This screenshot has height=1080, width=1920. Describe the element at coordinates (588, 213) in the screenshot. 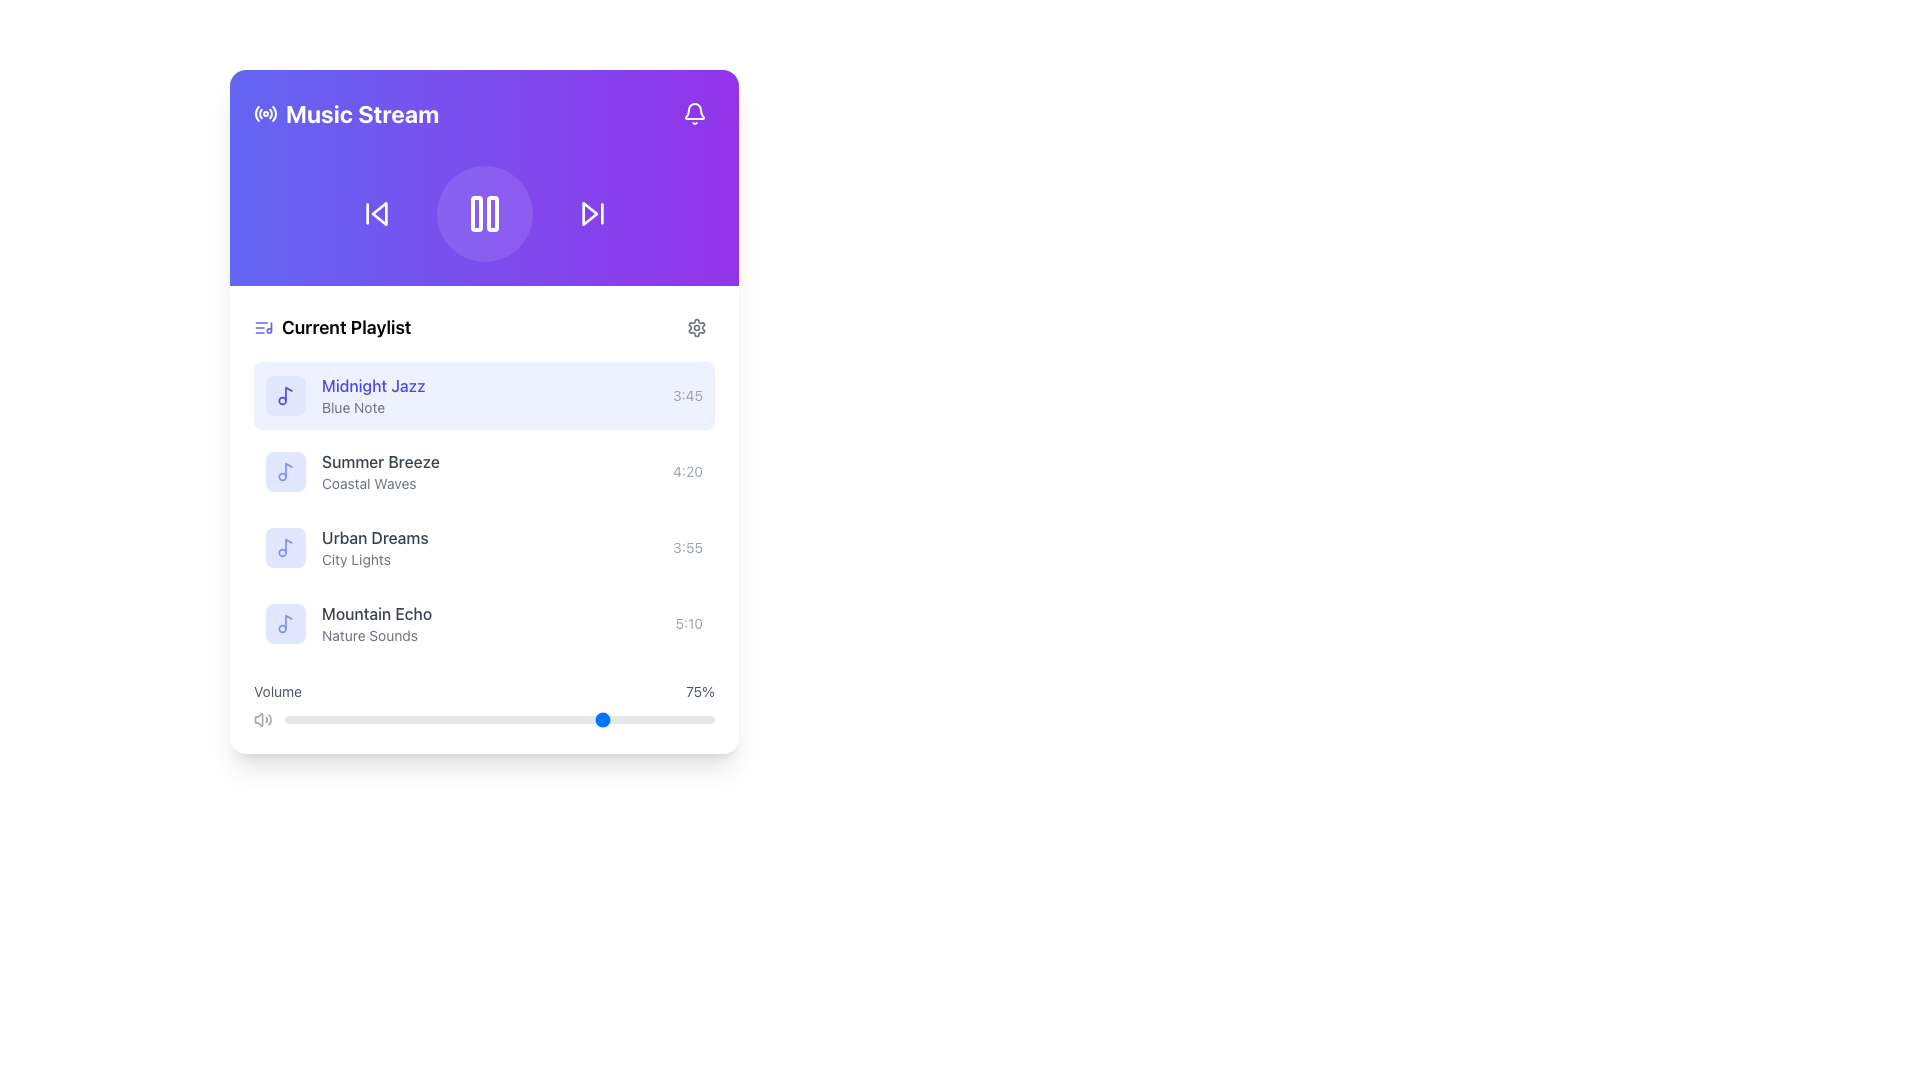

I see `the triangular-shaped vector graphic icon resembling a forward arrow, which has a purple stroke outline` at that location.